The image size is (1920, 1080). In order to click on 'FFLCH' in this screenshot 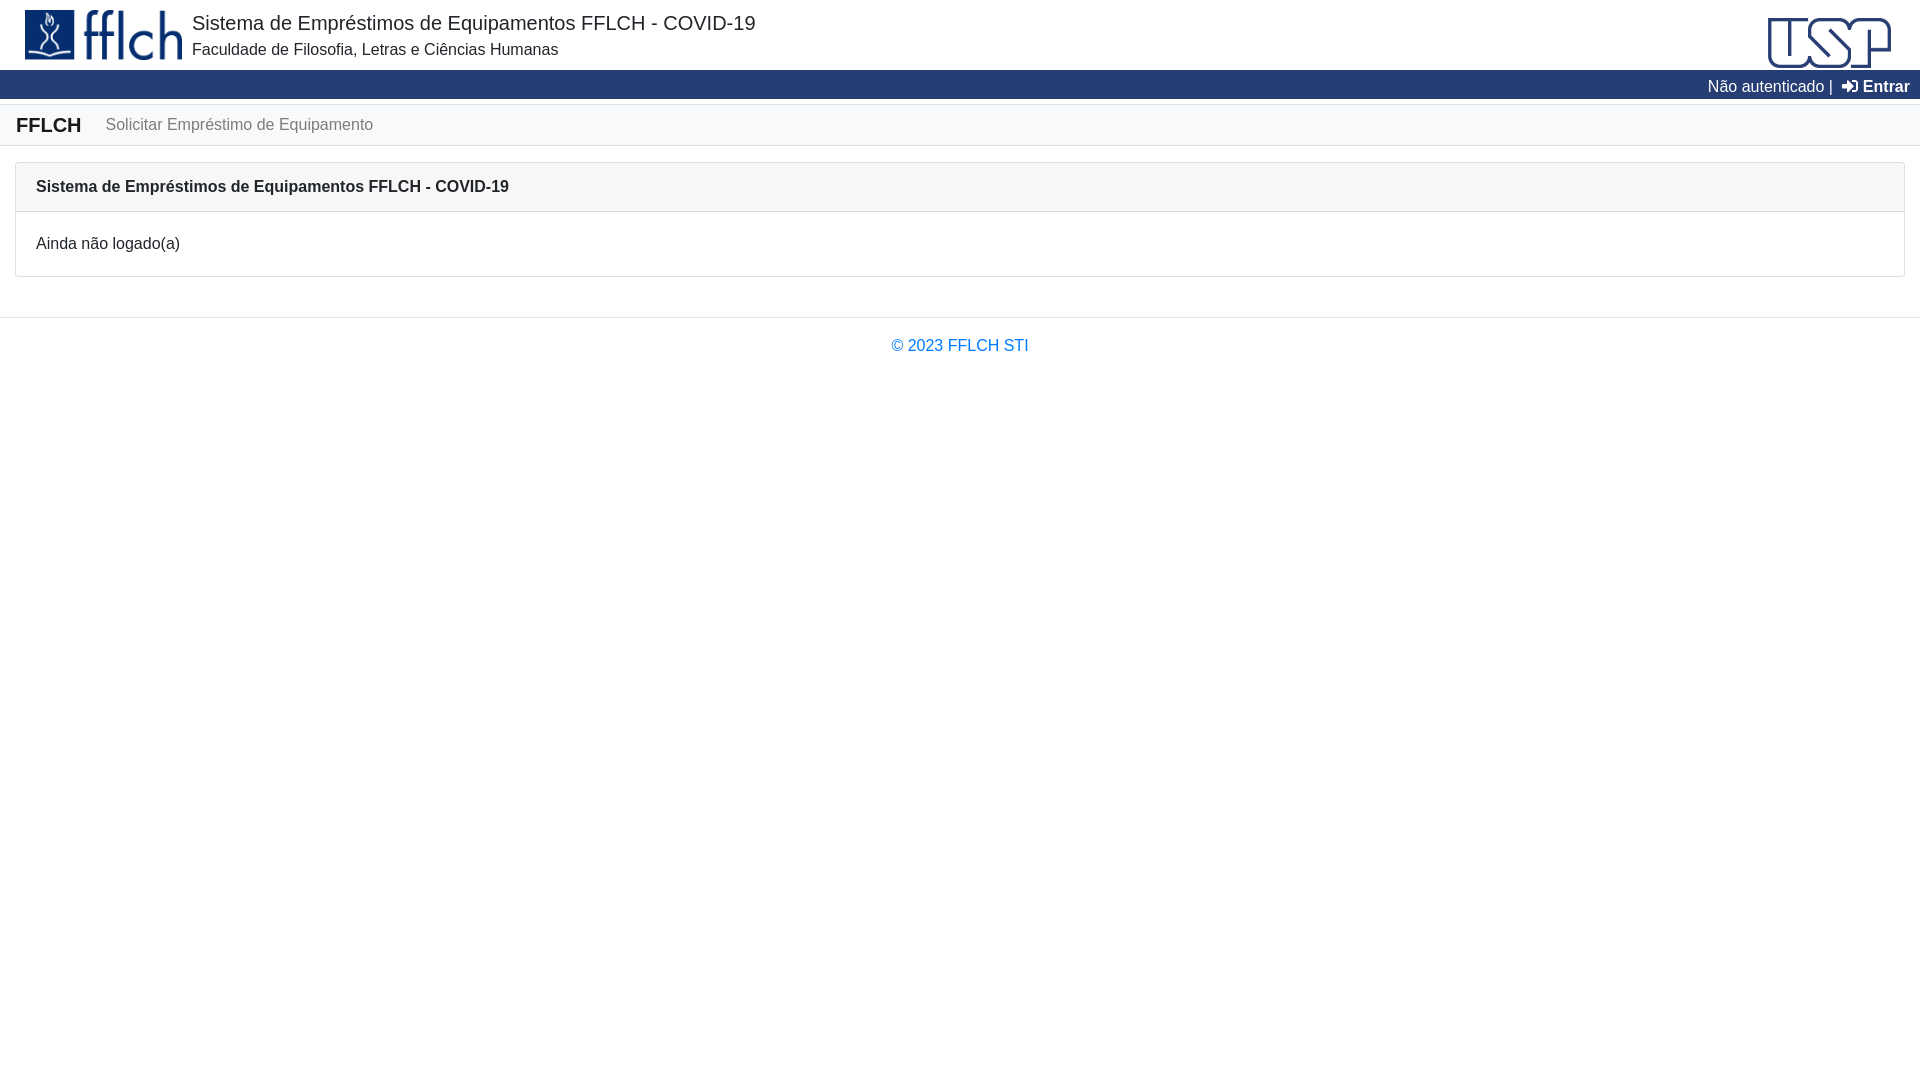, I will do `click(48, 124)`.